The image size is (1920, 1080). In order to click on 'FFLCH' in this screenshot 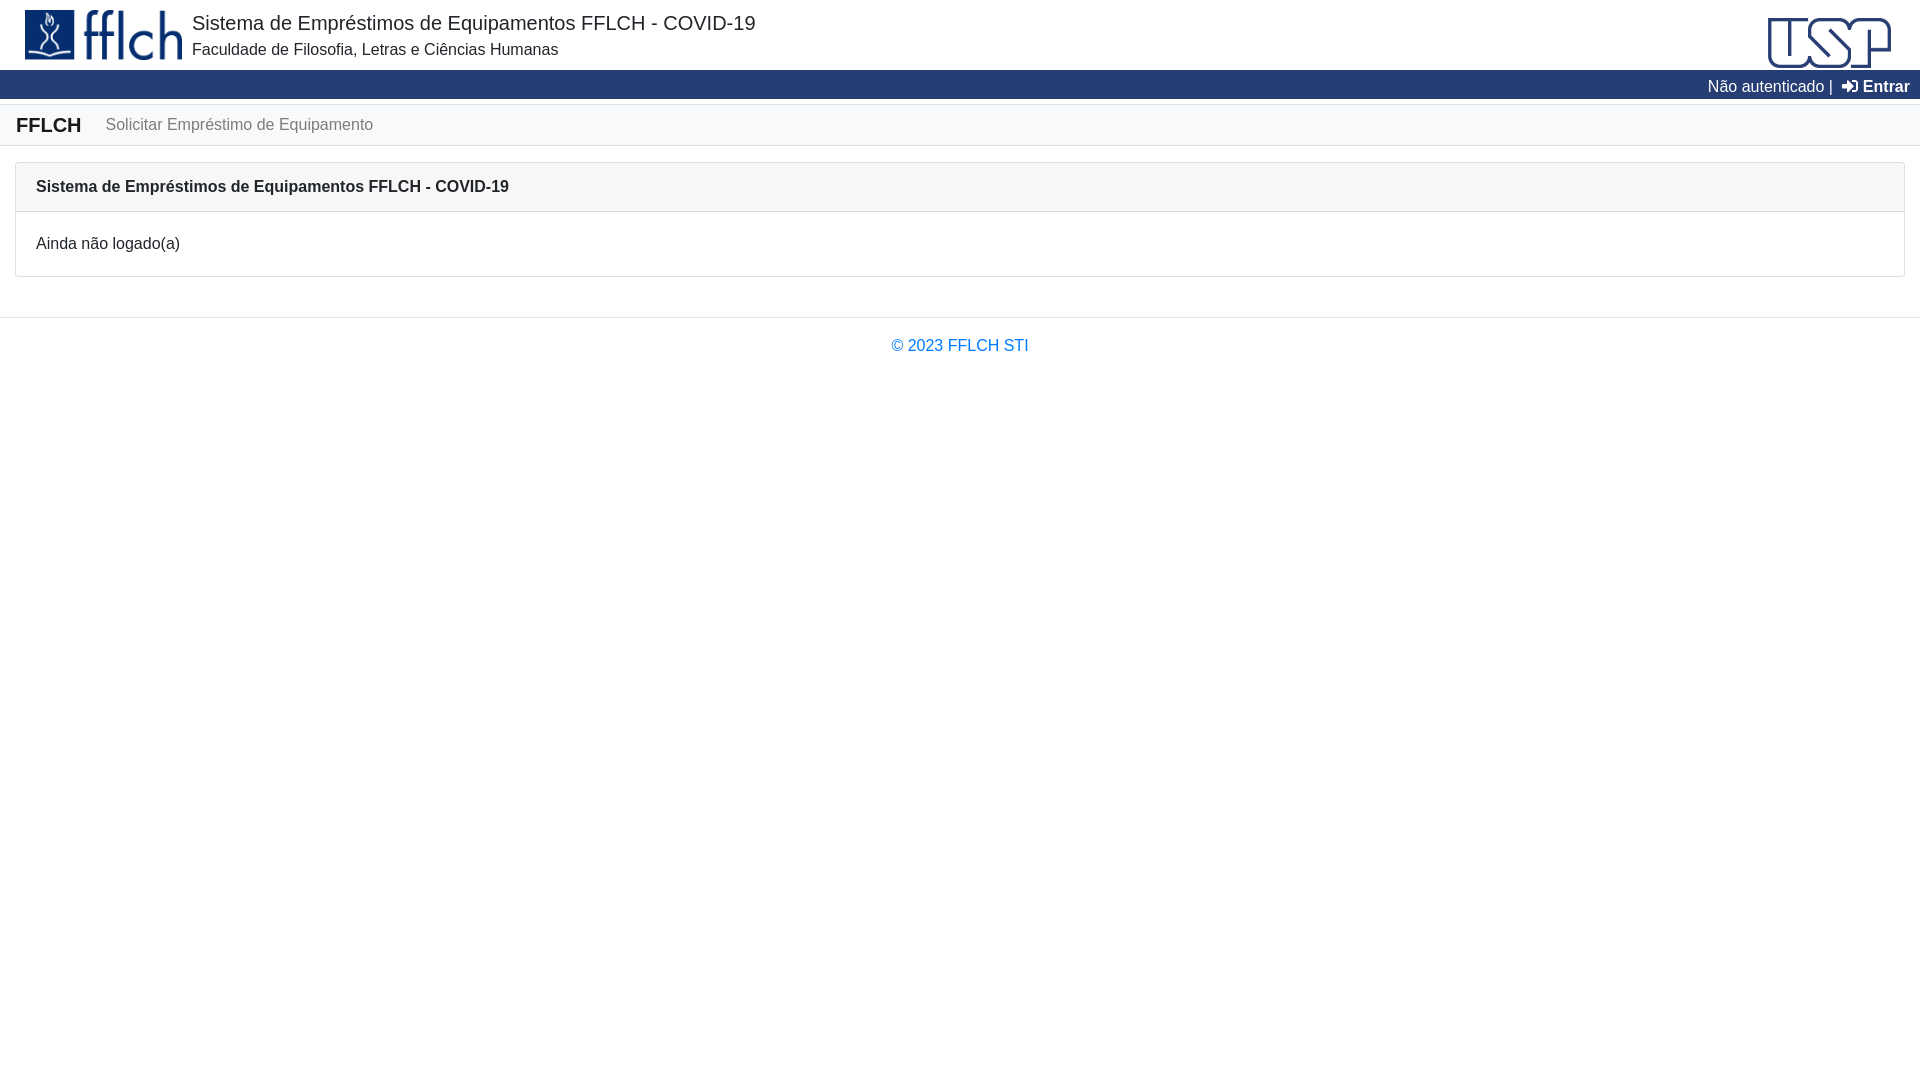, I will do `click(48, 124)`.